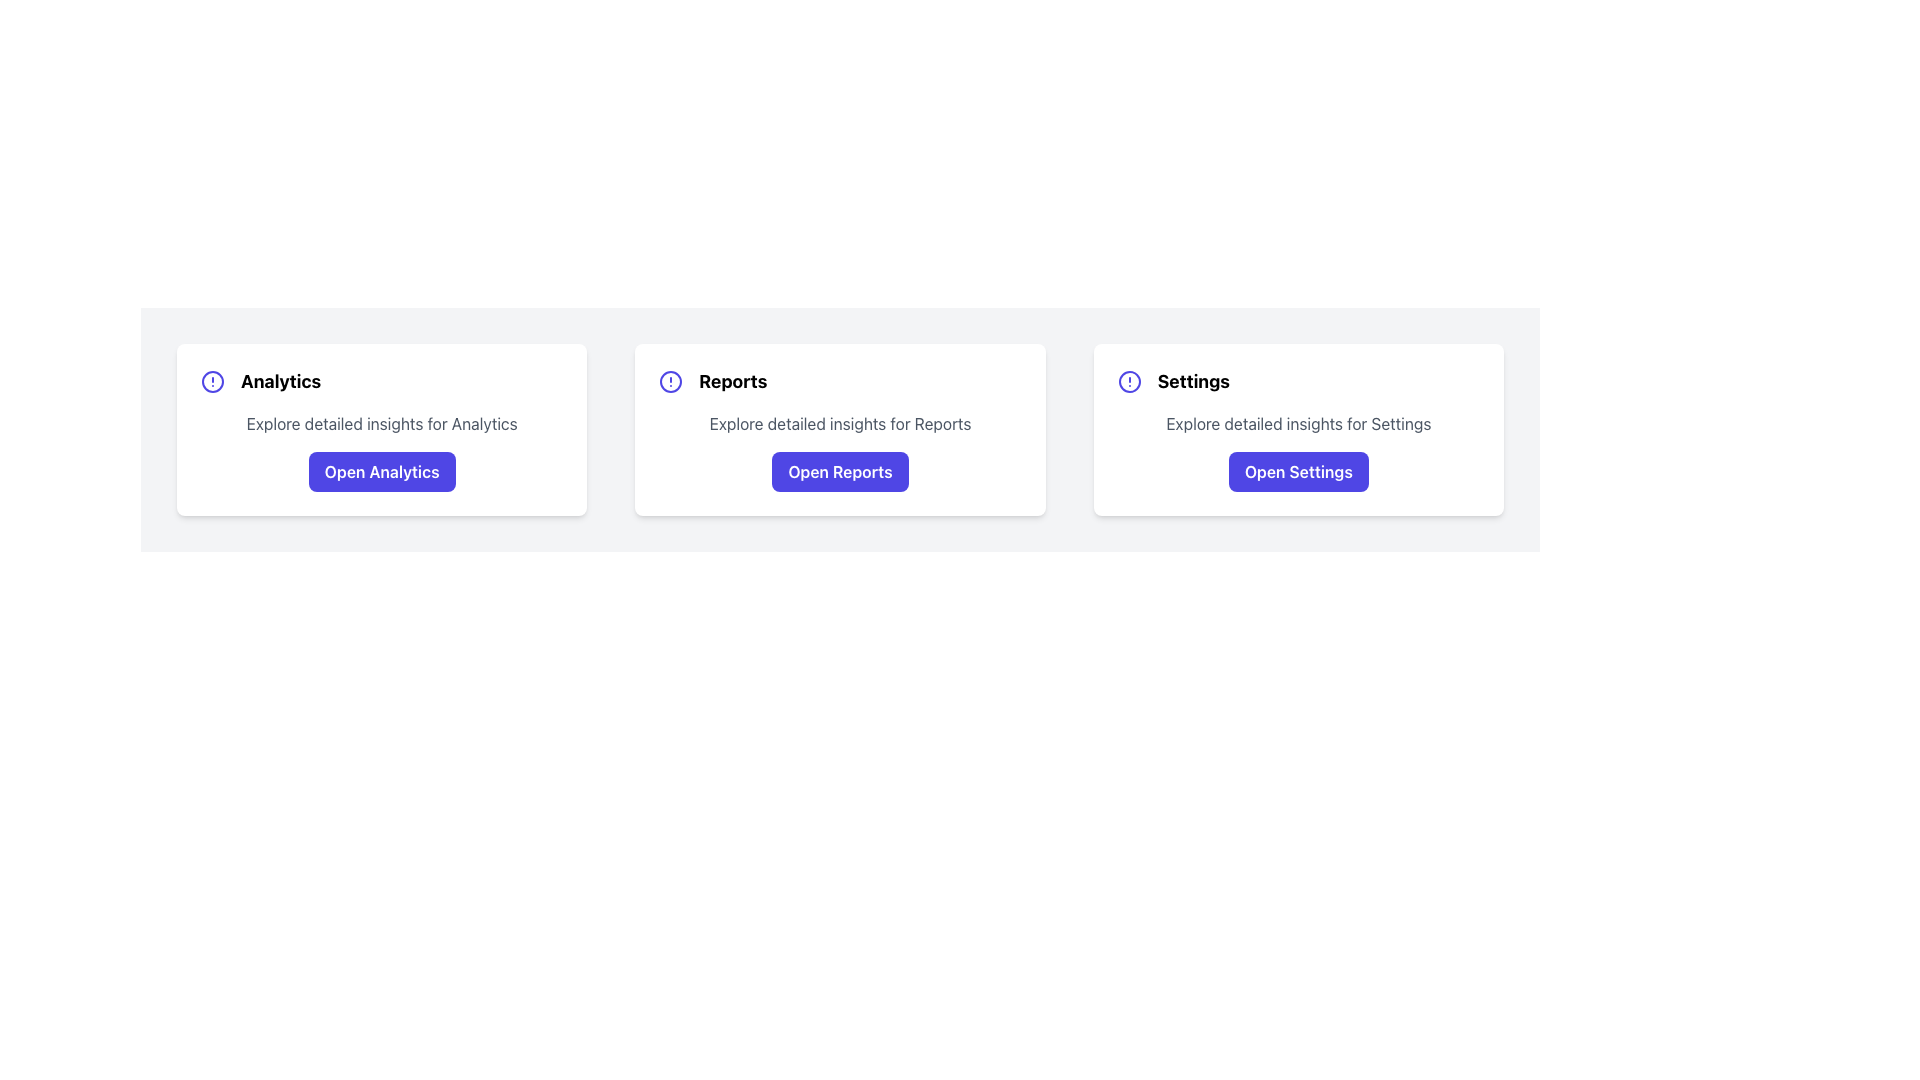 This screenshot has width=1920, height=1080. What do you see at coordinates (1129, 381) in the screenshot?
I see `the circle SVG element that visually contributes to the 'Settings' section, located at the center of the 'Settings' icon in the third card of the interface` at bounding box center [1129, 381].